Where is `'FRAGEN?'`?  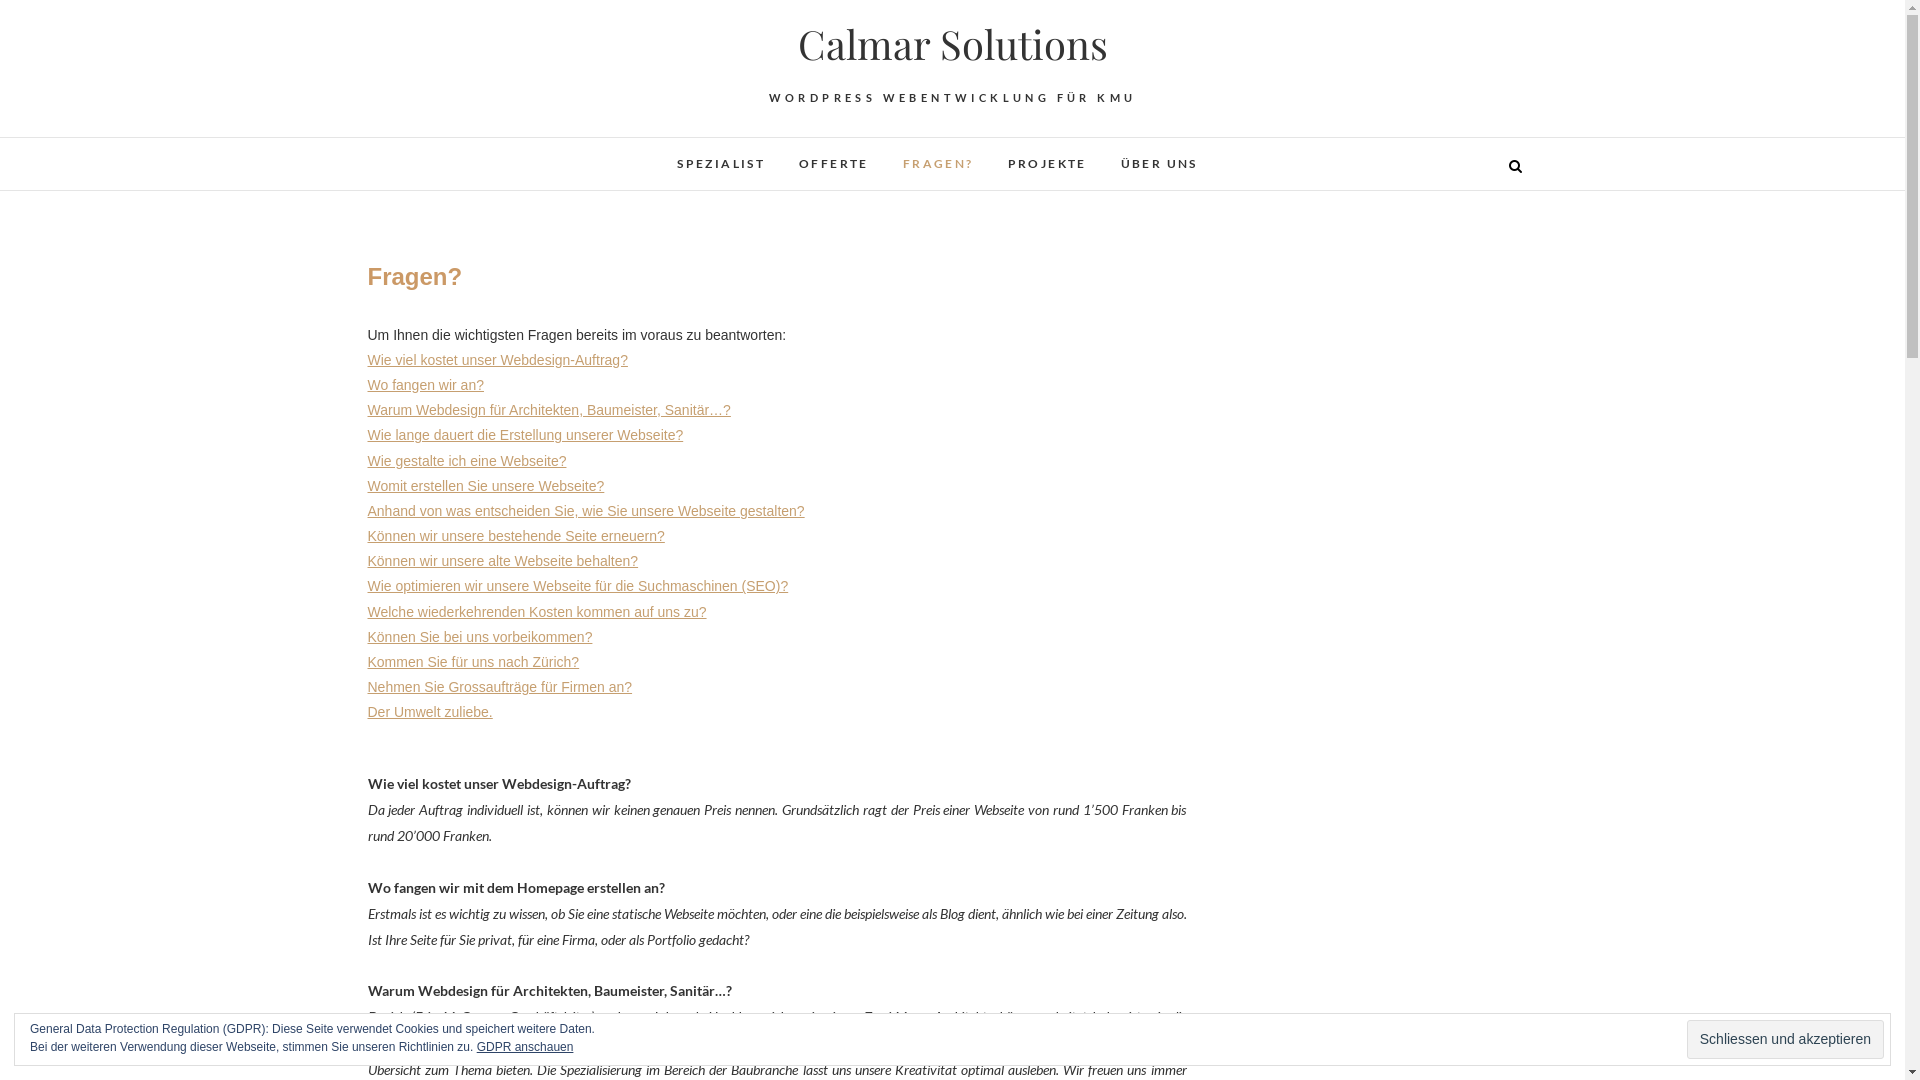 'FRAGEN?' is located at coordinates (937, 163).